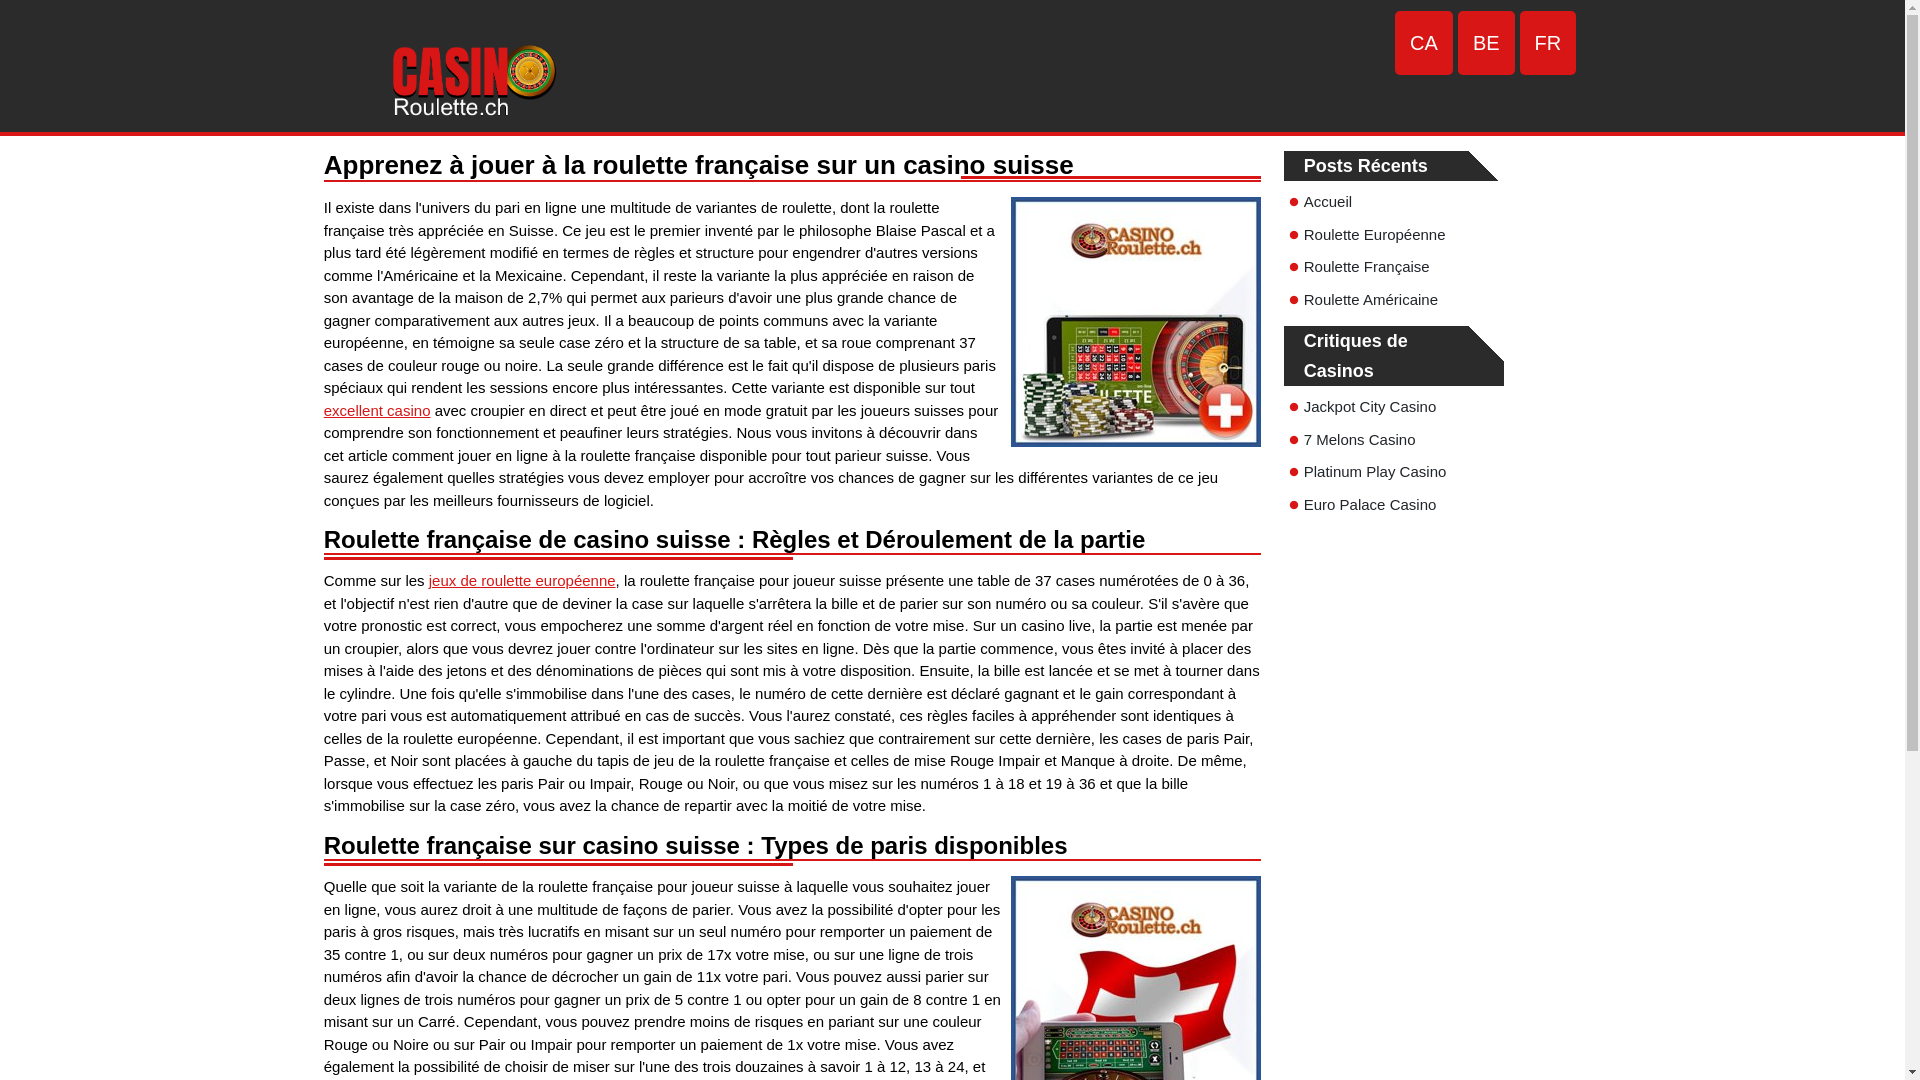 This screenshot has width=1920, height=1080. I want to click on 'FR', so click(1547, 42).